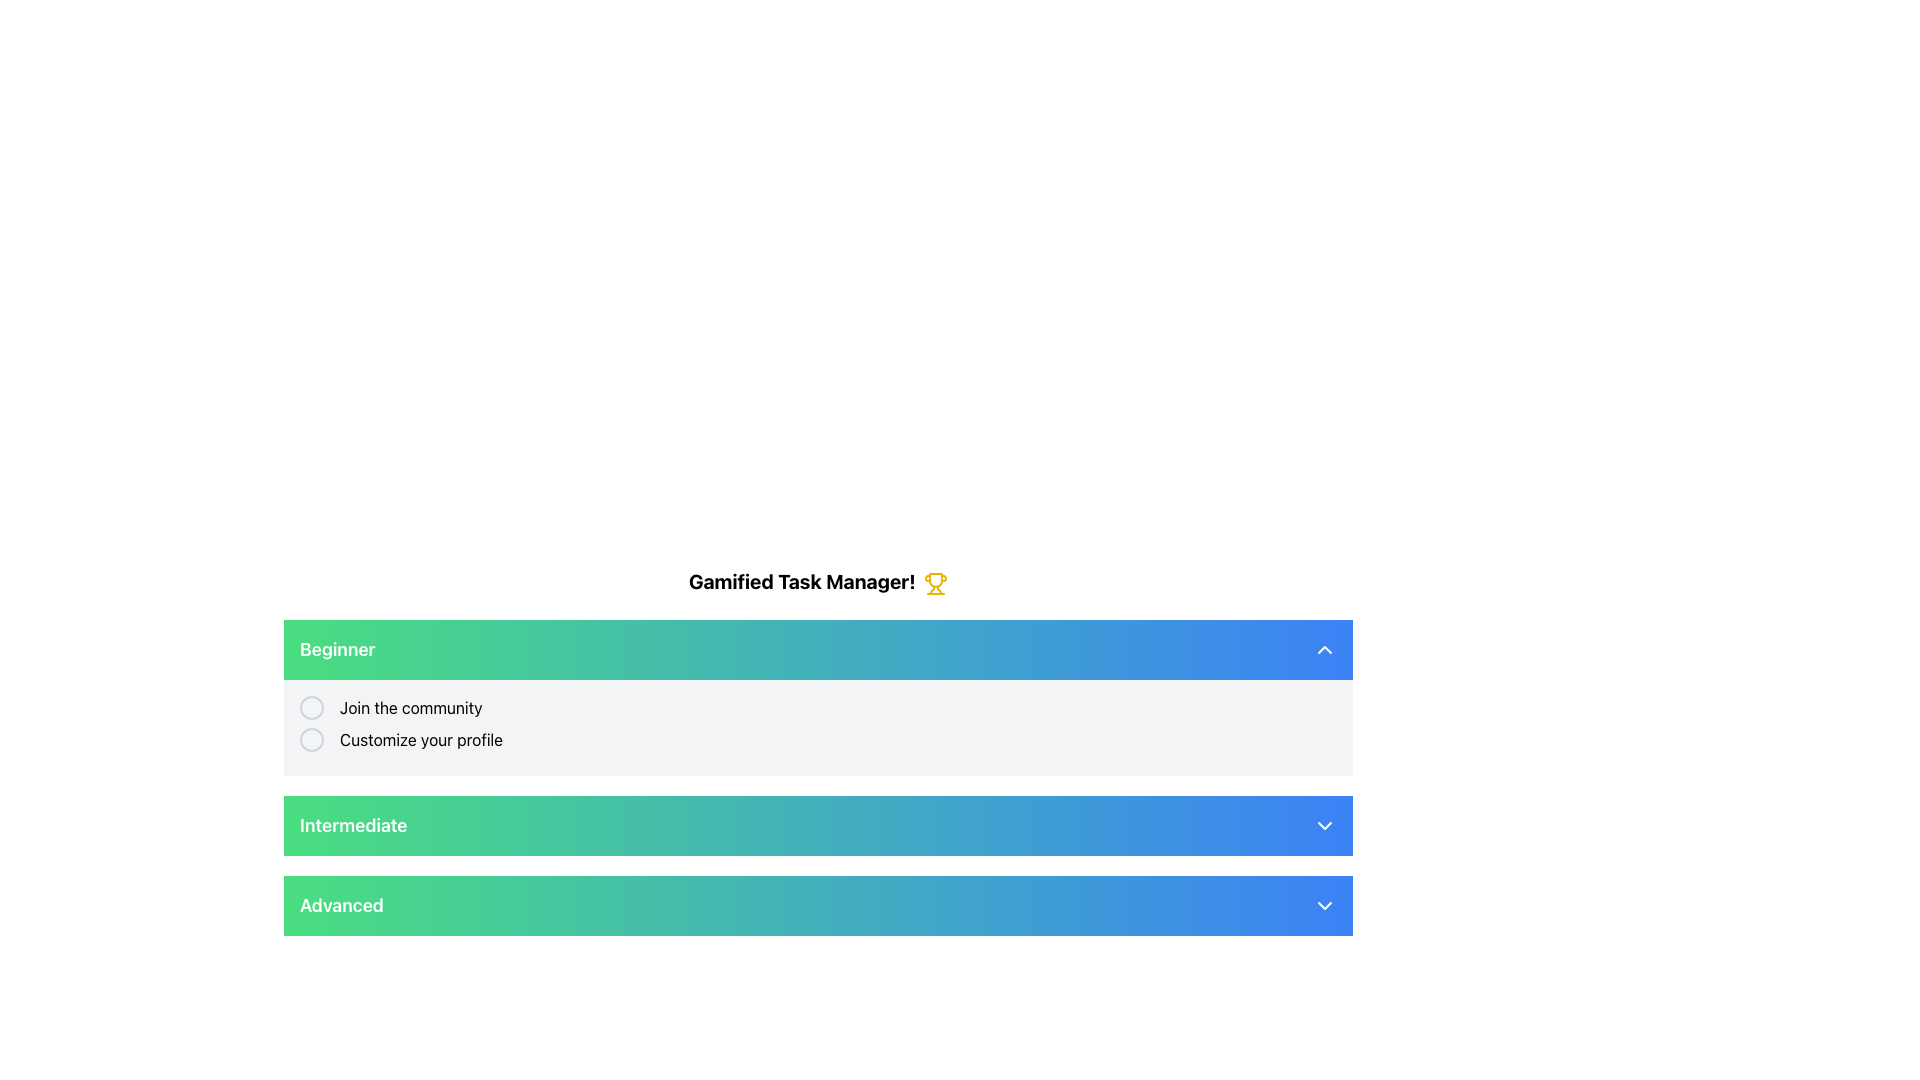 The image size is (1920, 1080). I want to click on the trophy icon located to the right of the text 'Gamified Task Manager!' for interaction, so click(935, 583).